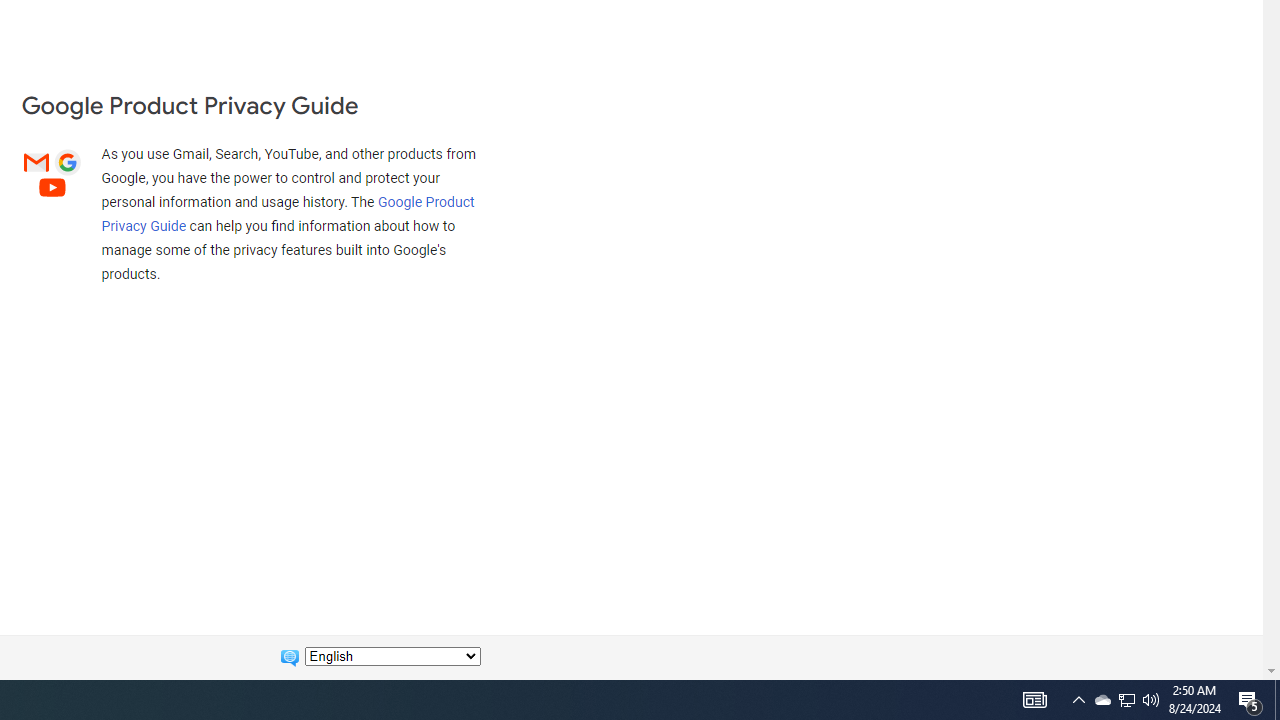  I want to click on 'Change language:', so click(392, 656).